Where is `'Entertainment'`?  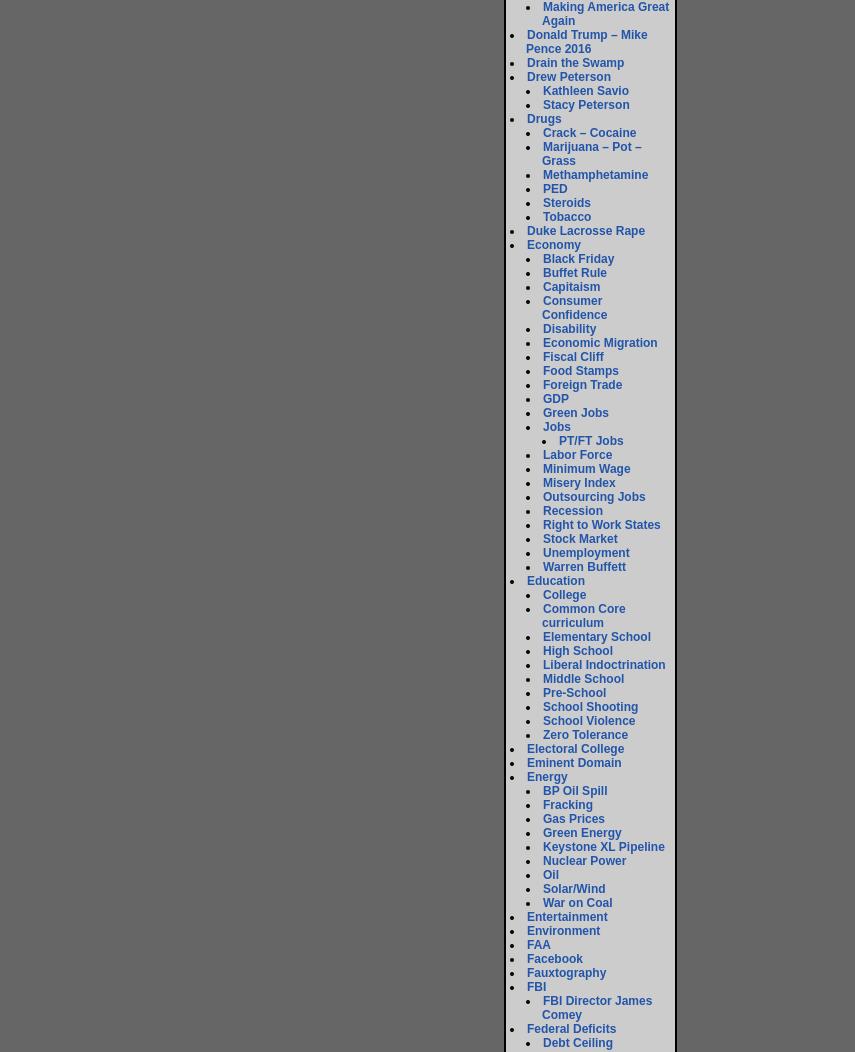
'Entertainment' is located at coordinates (566, 917).